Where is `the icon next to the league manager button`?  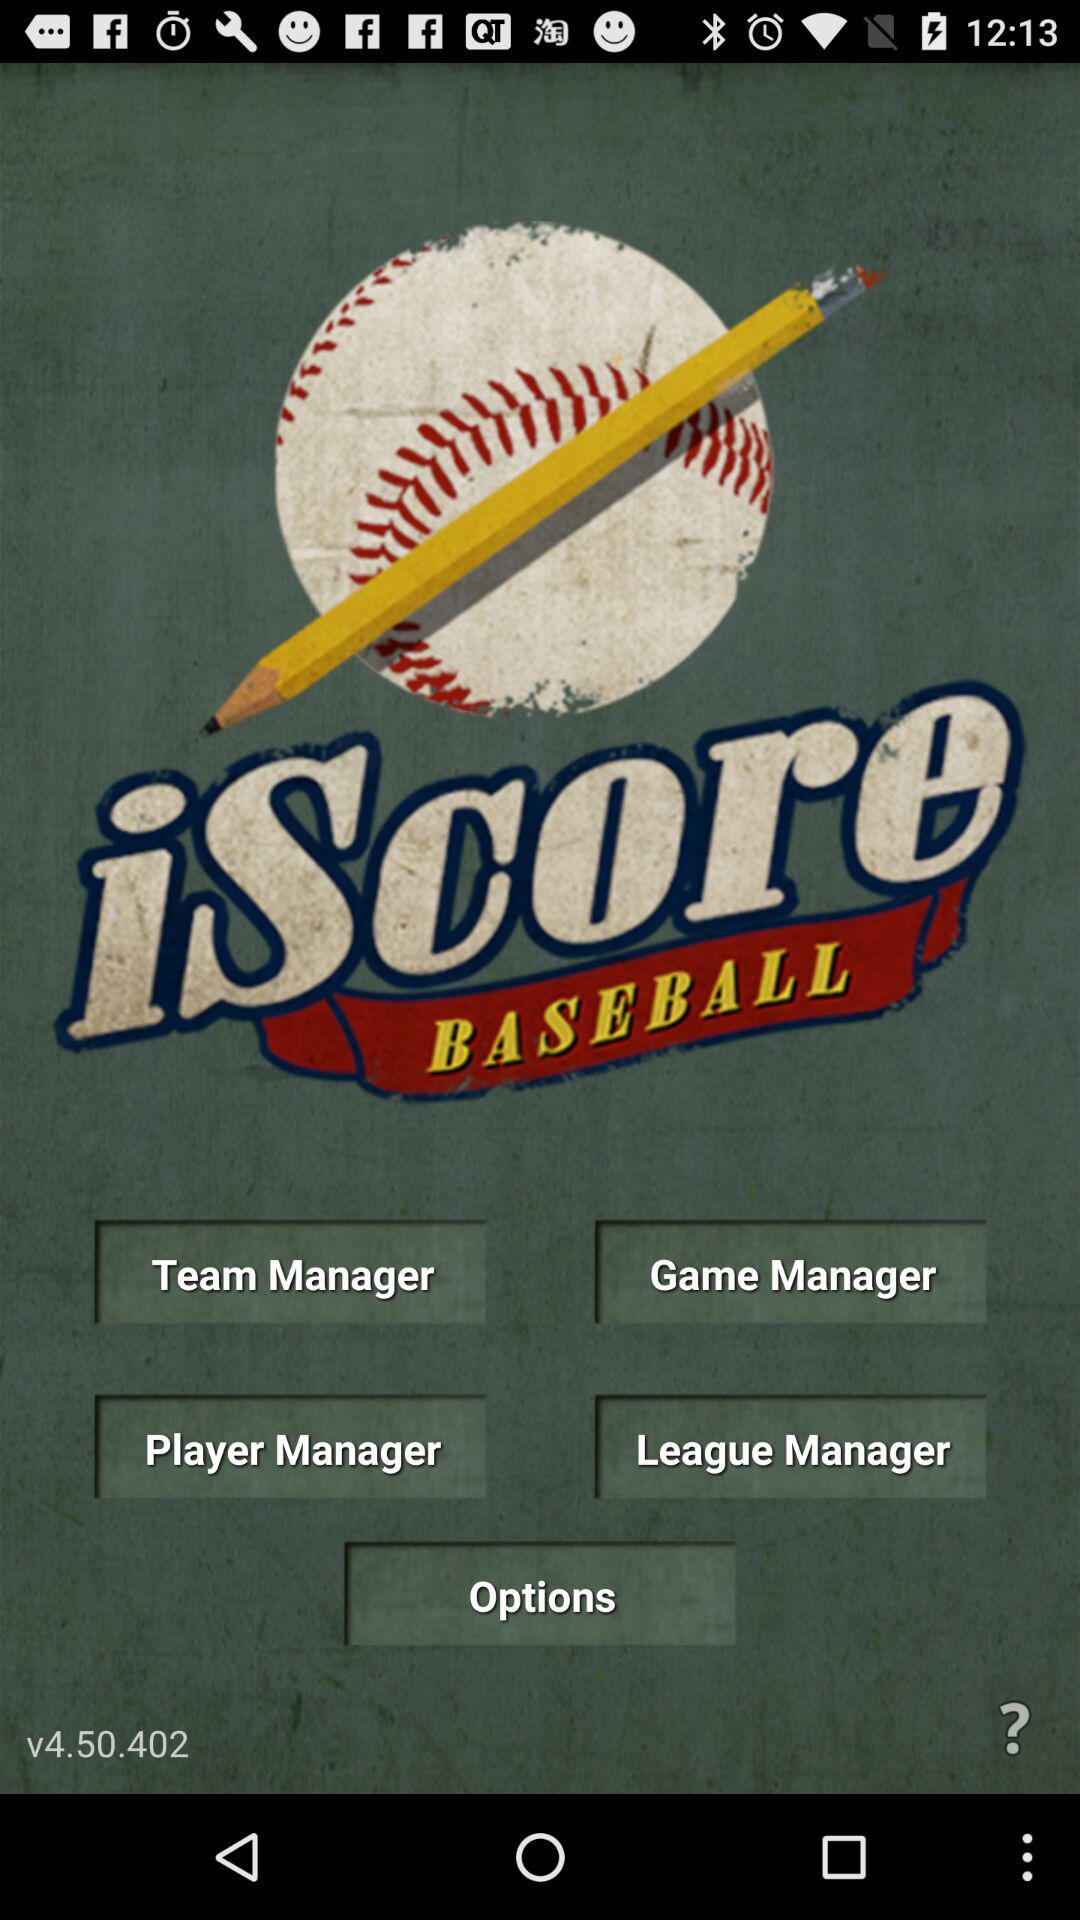
the icon next to the league manager button is located at coordinates (289, 1446).